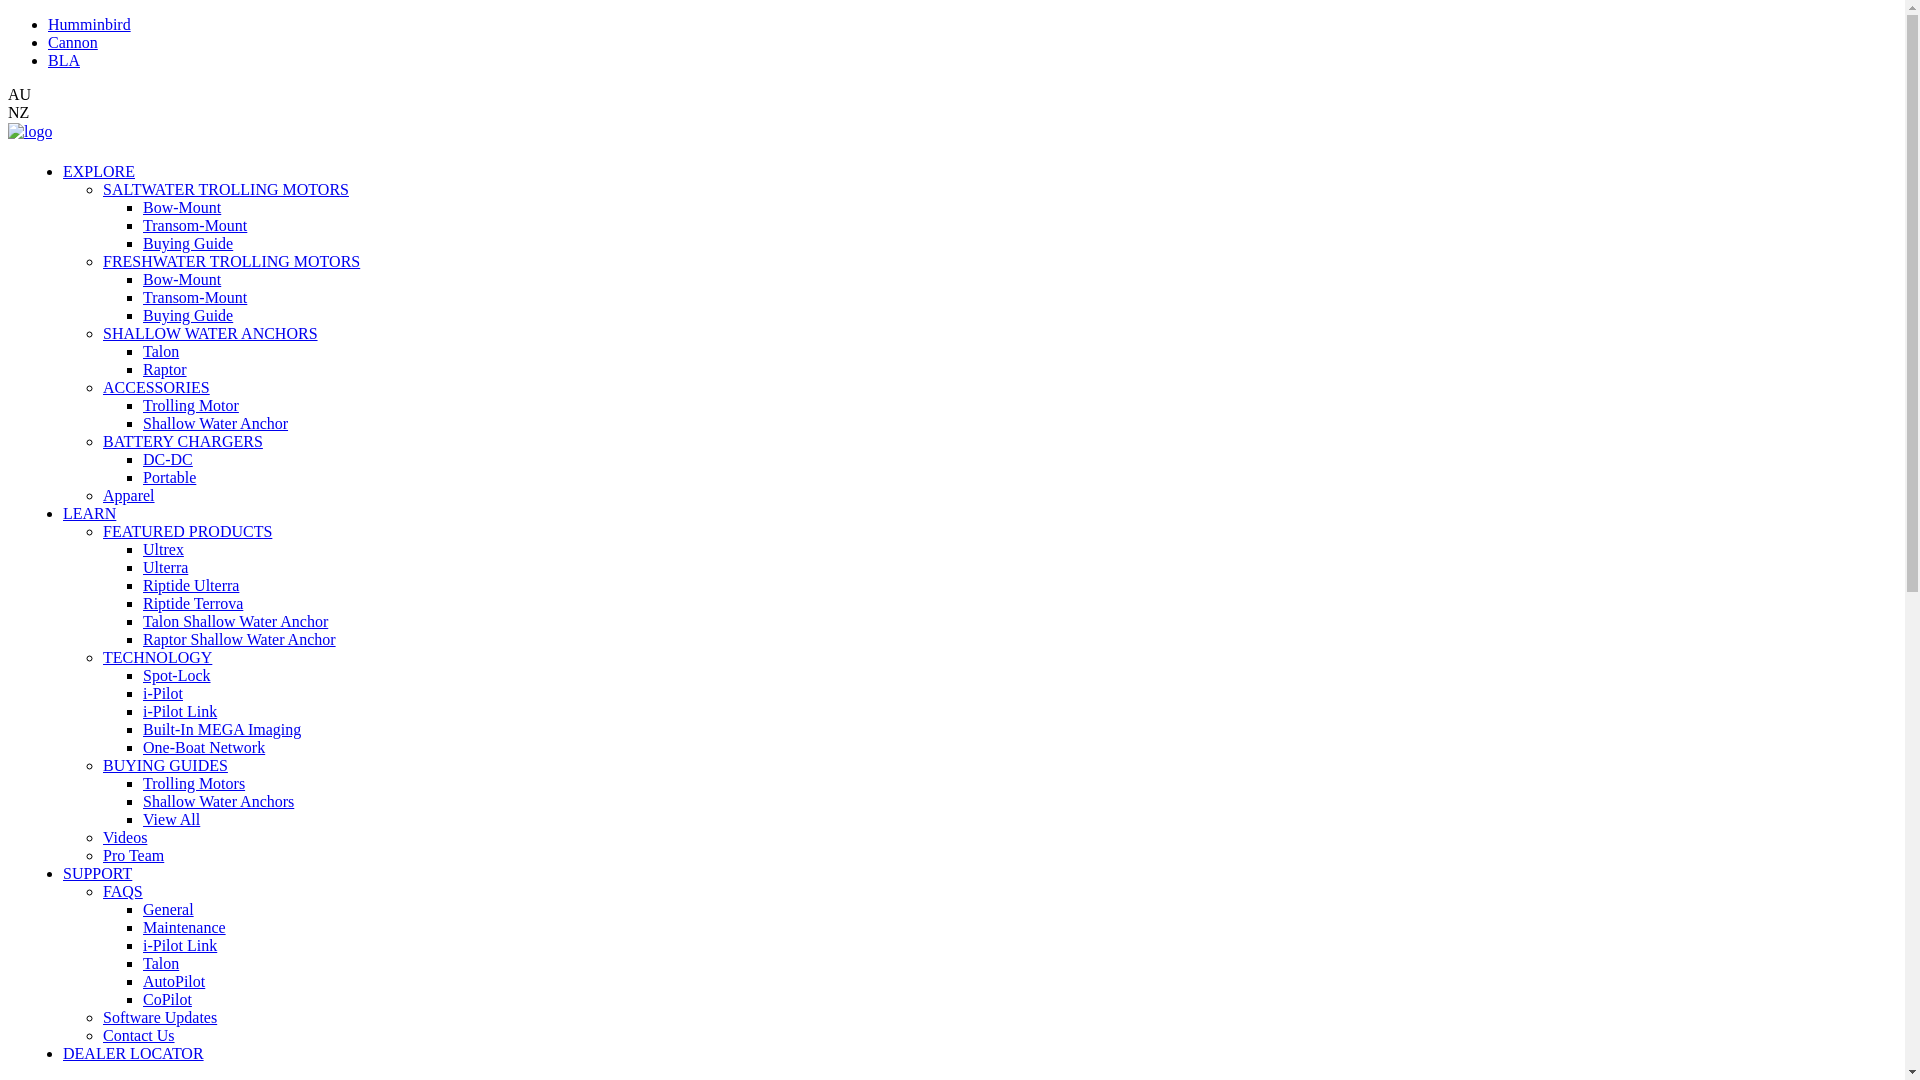  What do you see at coordinates (180, 710) in the screenshot?
I see `'i-Pilot Link'` at bounding box center [180, 710].